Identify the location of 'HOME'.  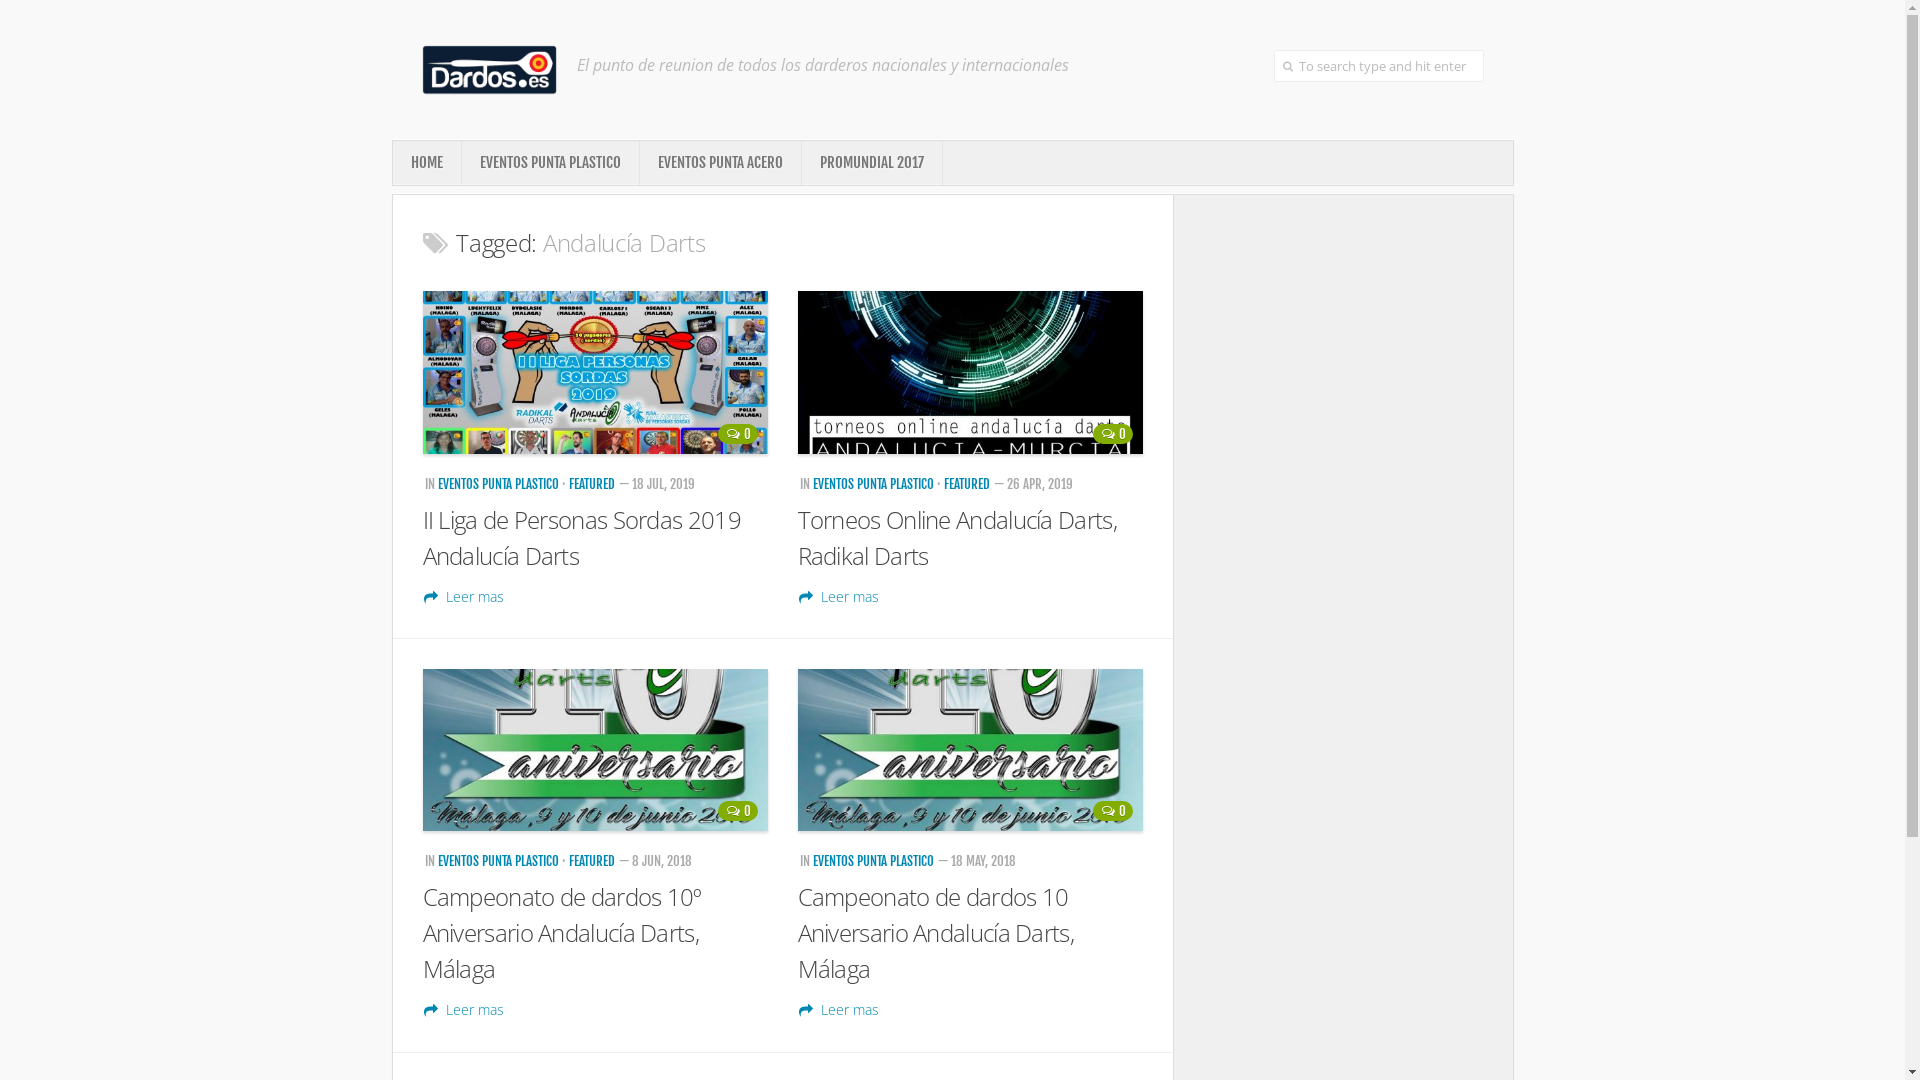
(425, 161).